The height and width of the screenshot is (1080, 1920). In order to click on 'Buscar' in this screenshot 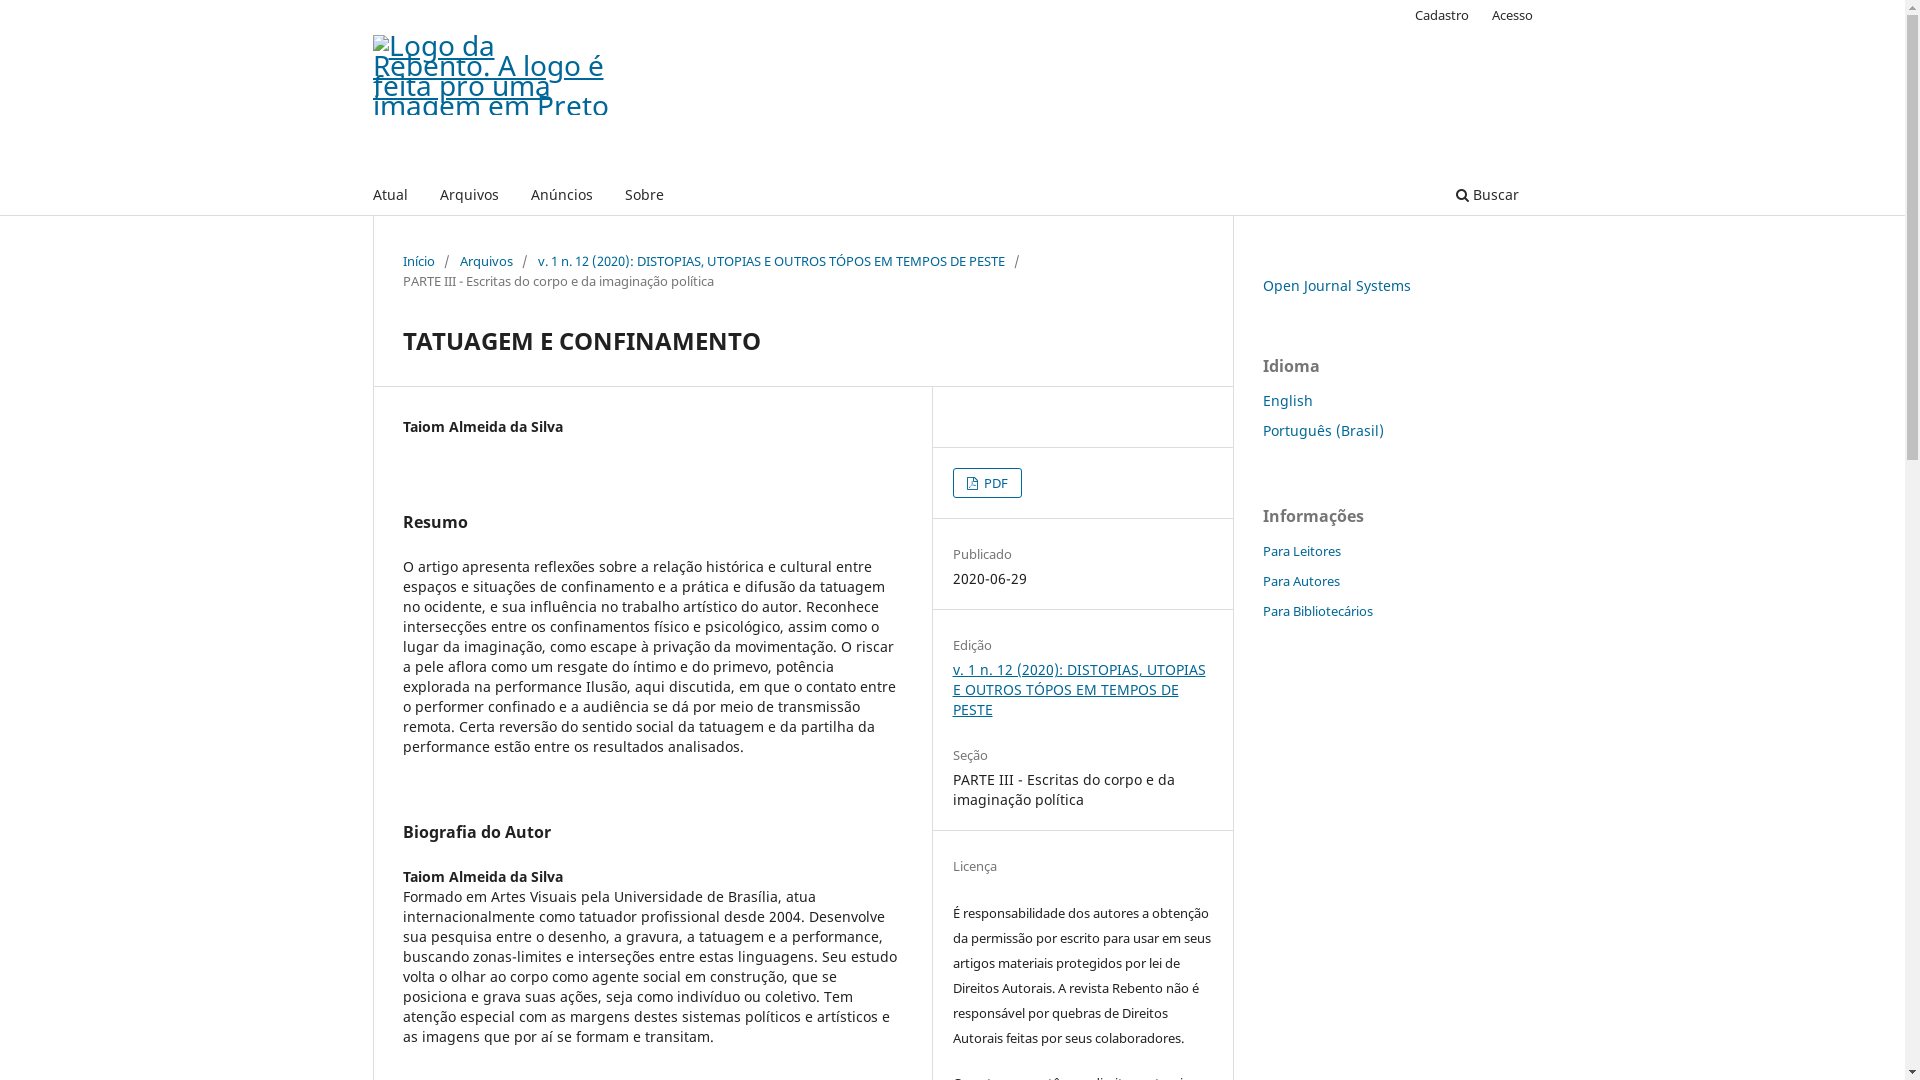, I will do `click(1486, 197)`.